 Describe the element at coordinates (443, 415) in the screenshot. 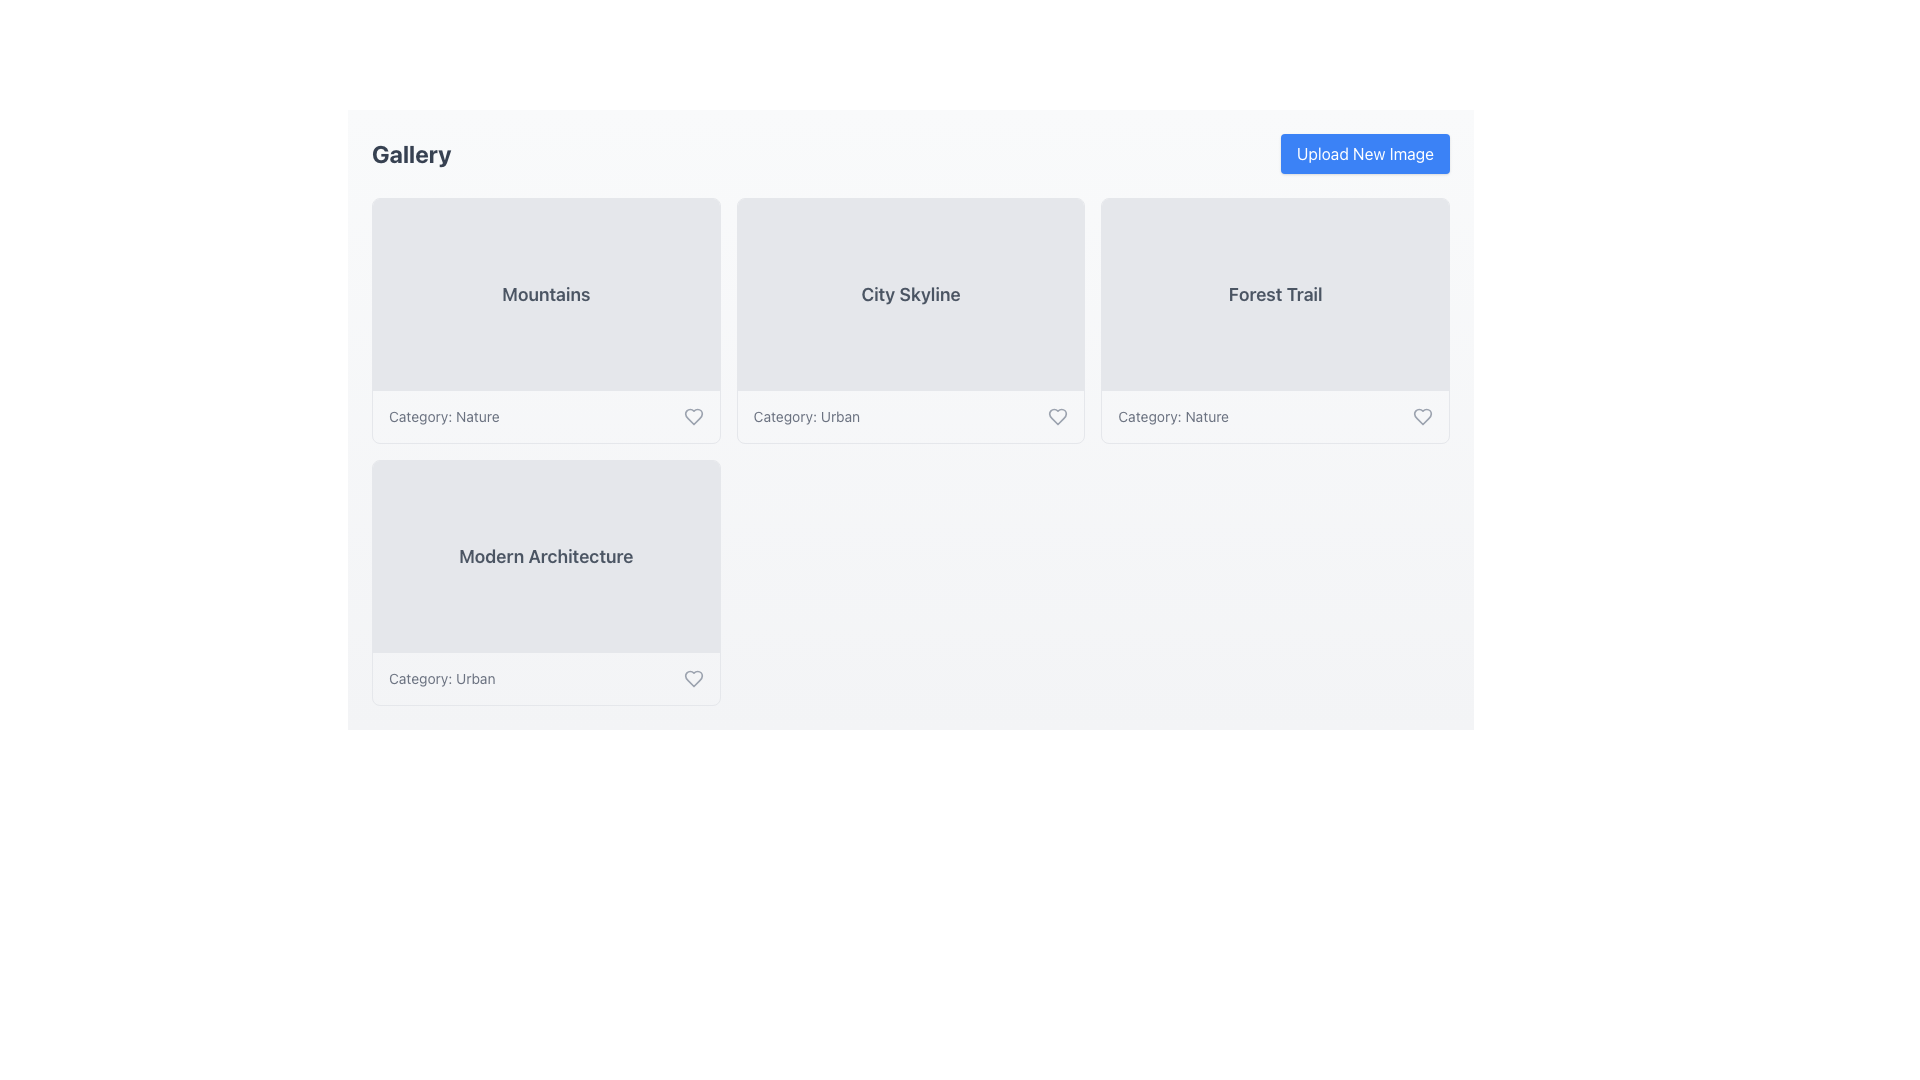

I see `the static text label that reads 'Category: Nature', which is displayed in a small, gray font below the 'Mountains' card` at that location.